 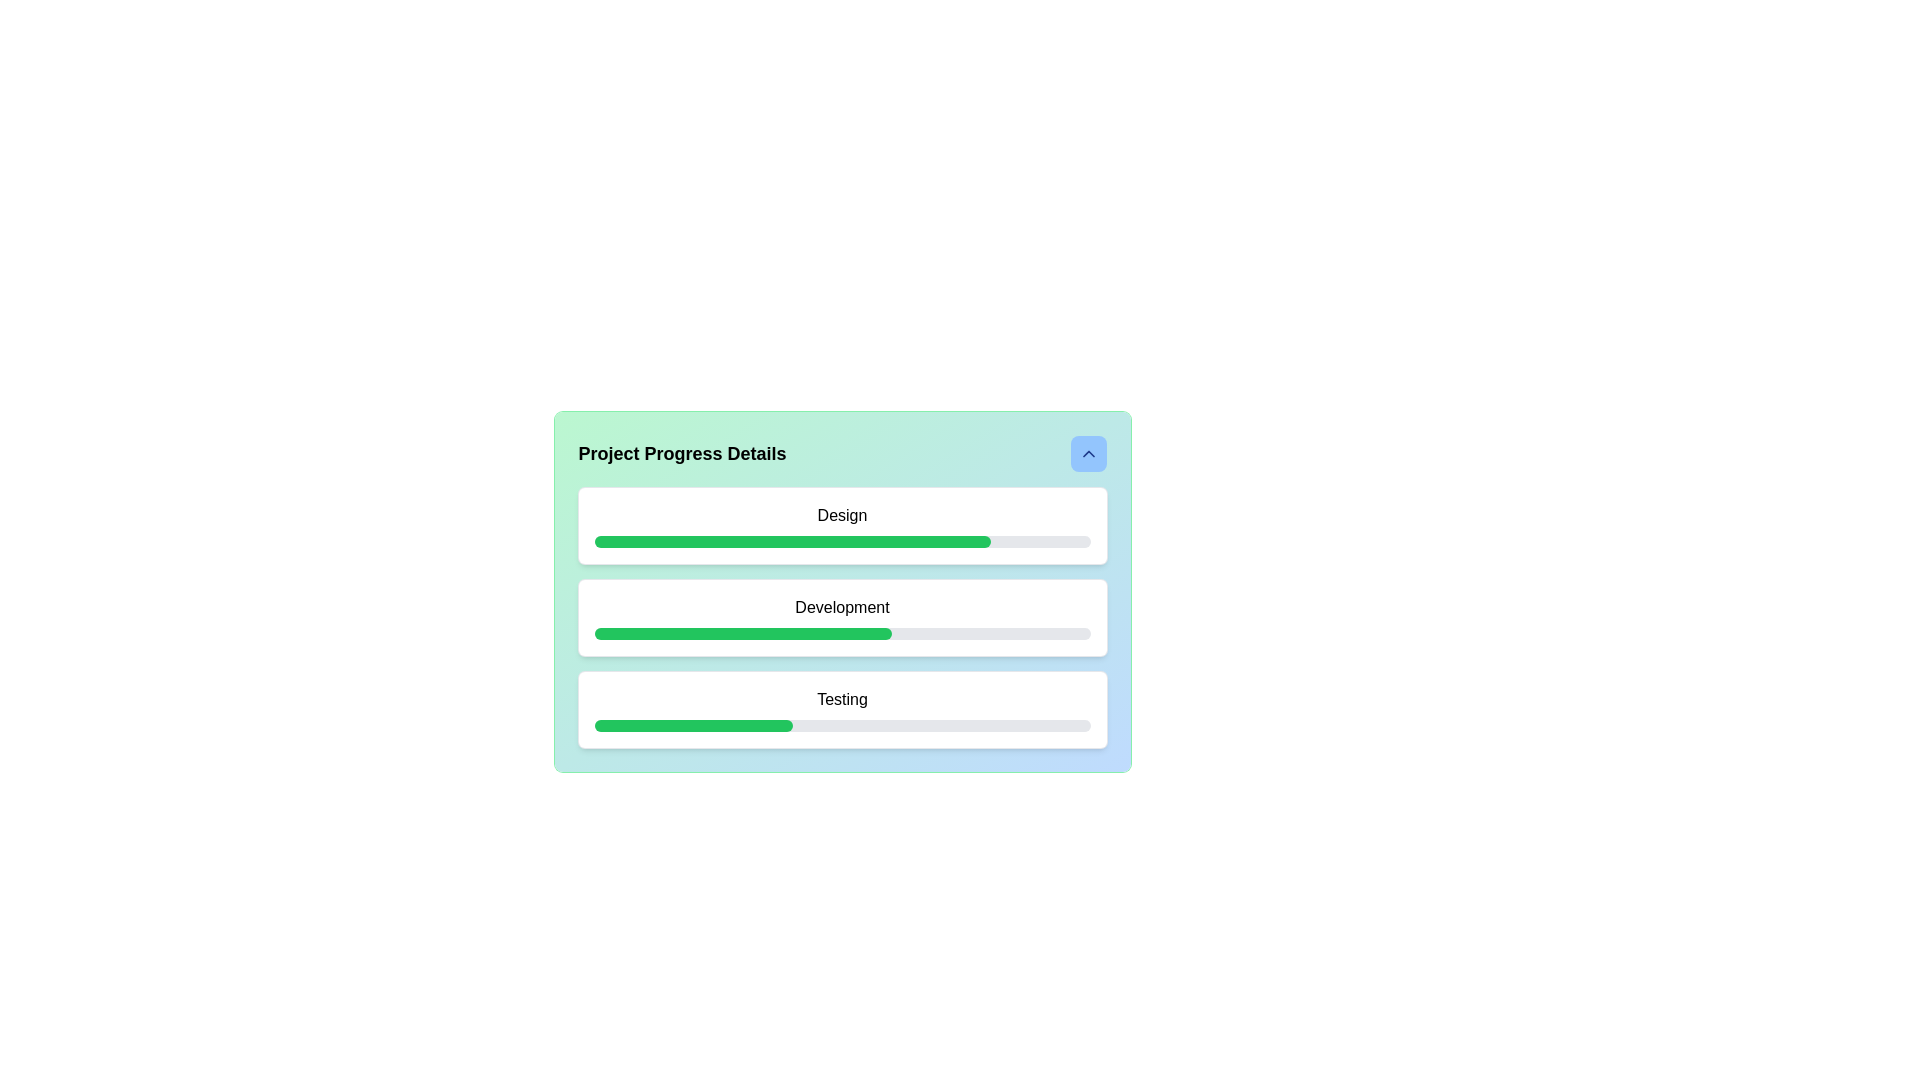 What do you see at coordinates (791, 542) in the screenshot?
I see `the green rectangular progress bar segment located under the 'Design' label in the first row of the vertically stacked layout` at bounding box center [791, 542].